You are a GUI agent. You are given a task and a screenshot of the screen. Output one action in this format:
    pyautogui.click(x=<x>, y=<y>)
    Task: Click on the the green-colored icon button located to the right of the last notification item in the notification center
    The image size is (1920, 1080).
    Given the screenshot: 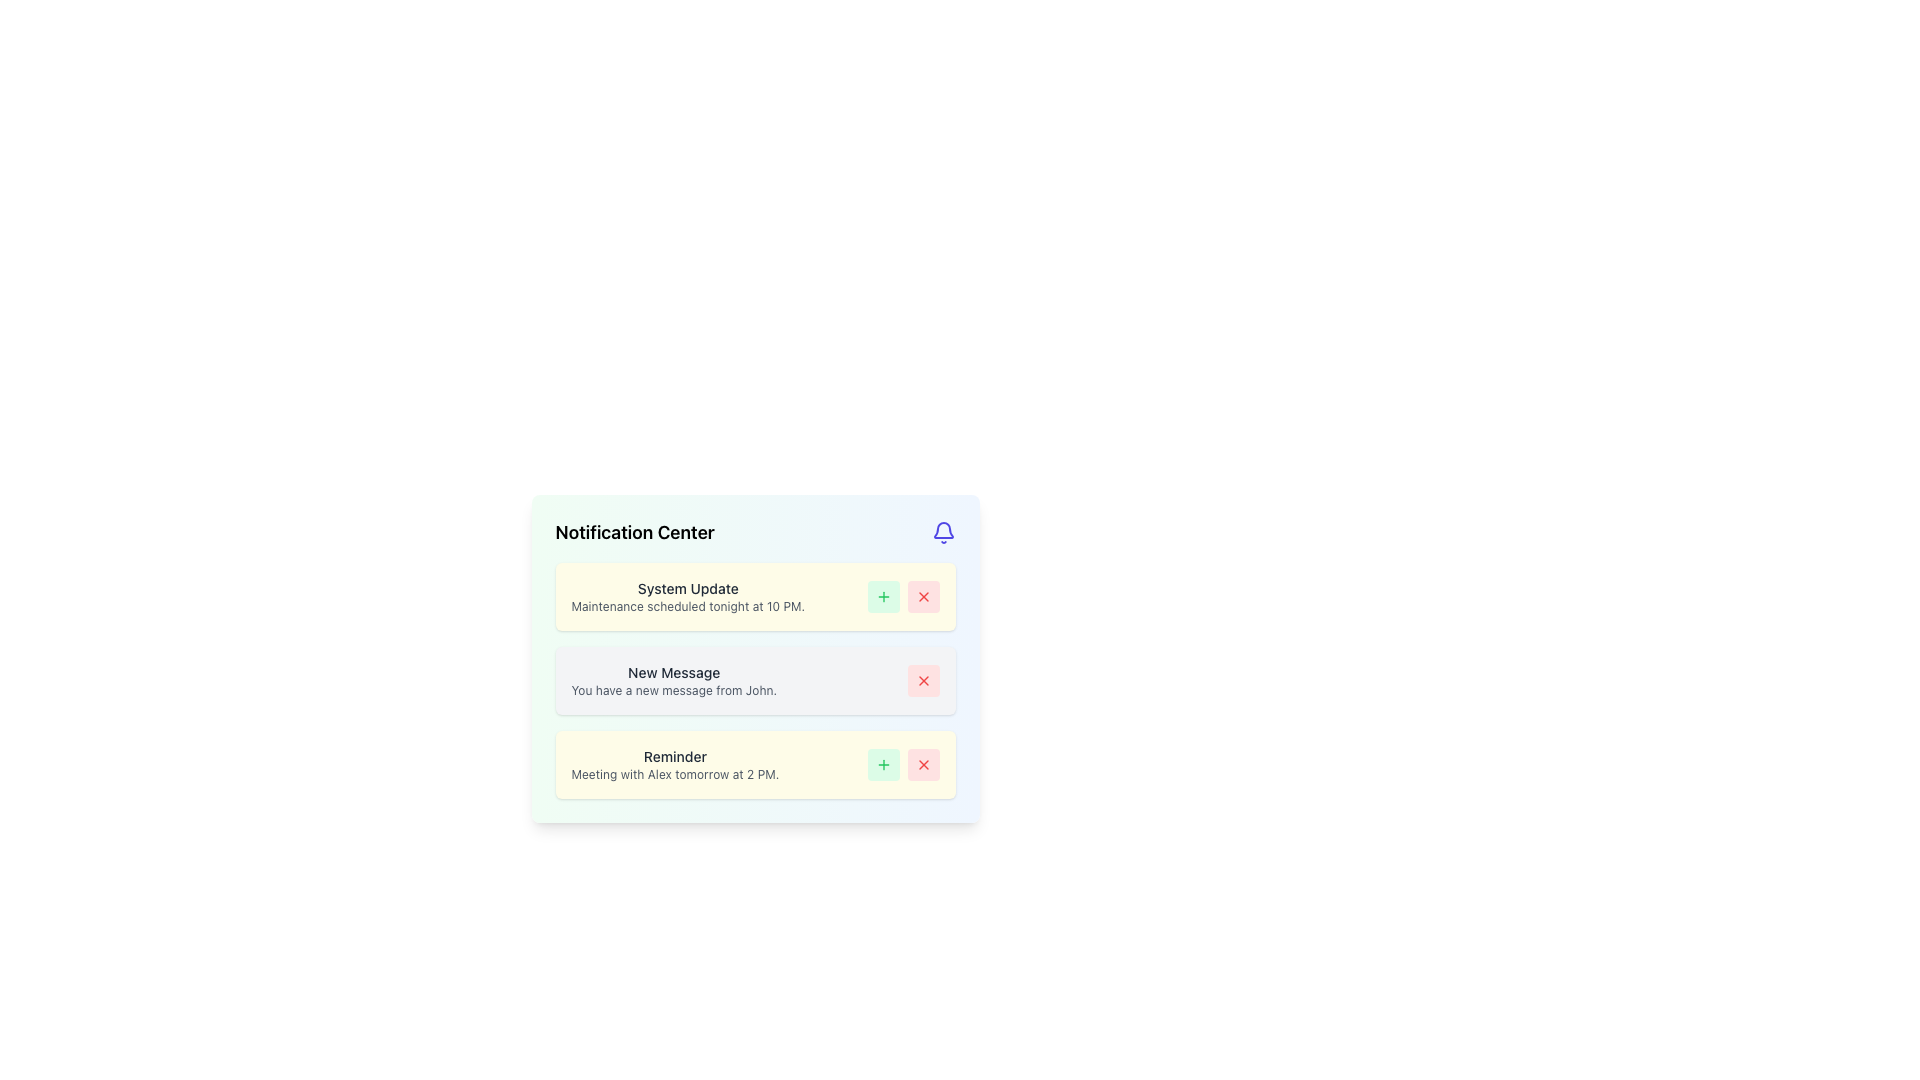 What is the action you would take?
    pyautogui.click(x=882, y=596)
    